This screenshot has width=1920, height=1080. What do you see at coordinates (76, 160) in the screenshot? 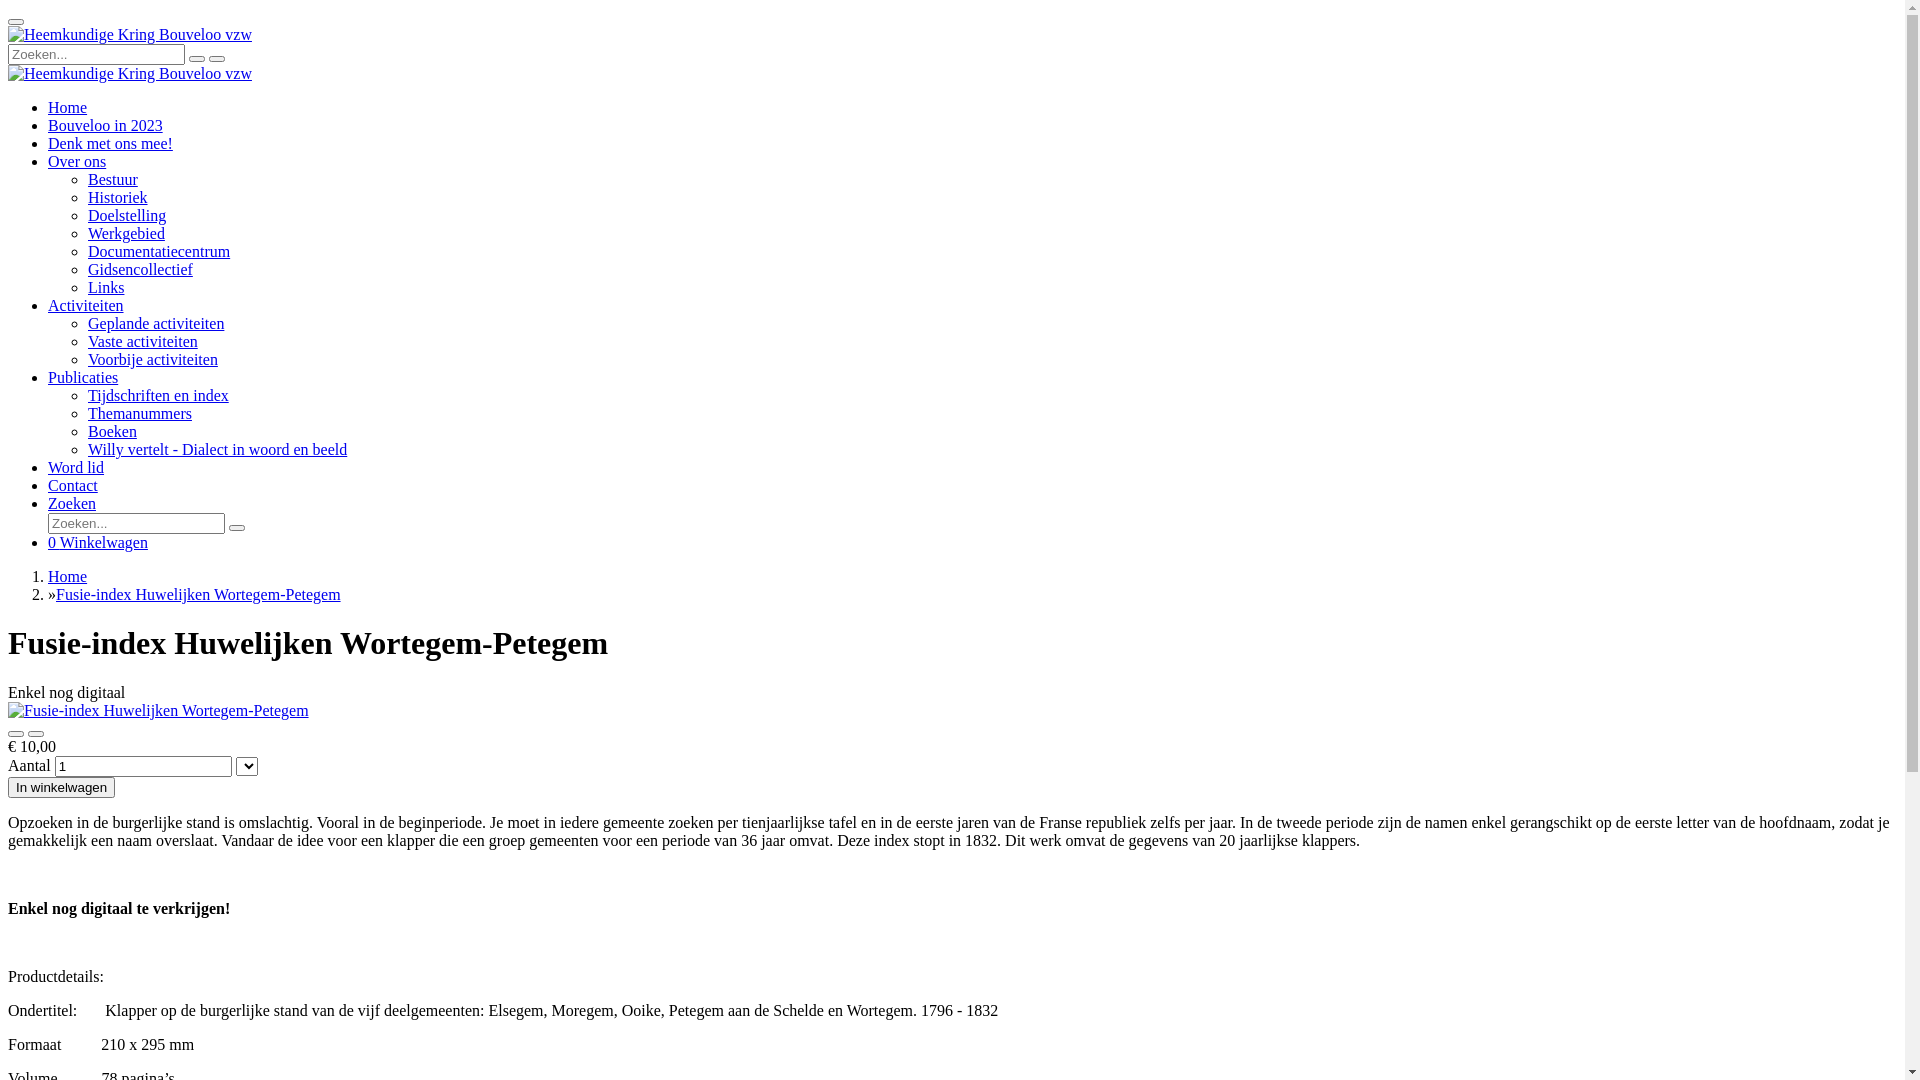
I see `'Over ons'` at bounding box center [76, 160].